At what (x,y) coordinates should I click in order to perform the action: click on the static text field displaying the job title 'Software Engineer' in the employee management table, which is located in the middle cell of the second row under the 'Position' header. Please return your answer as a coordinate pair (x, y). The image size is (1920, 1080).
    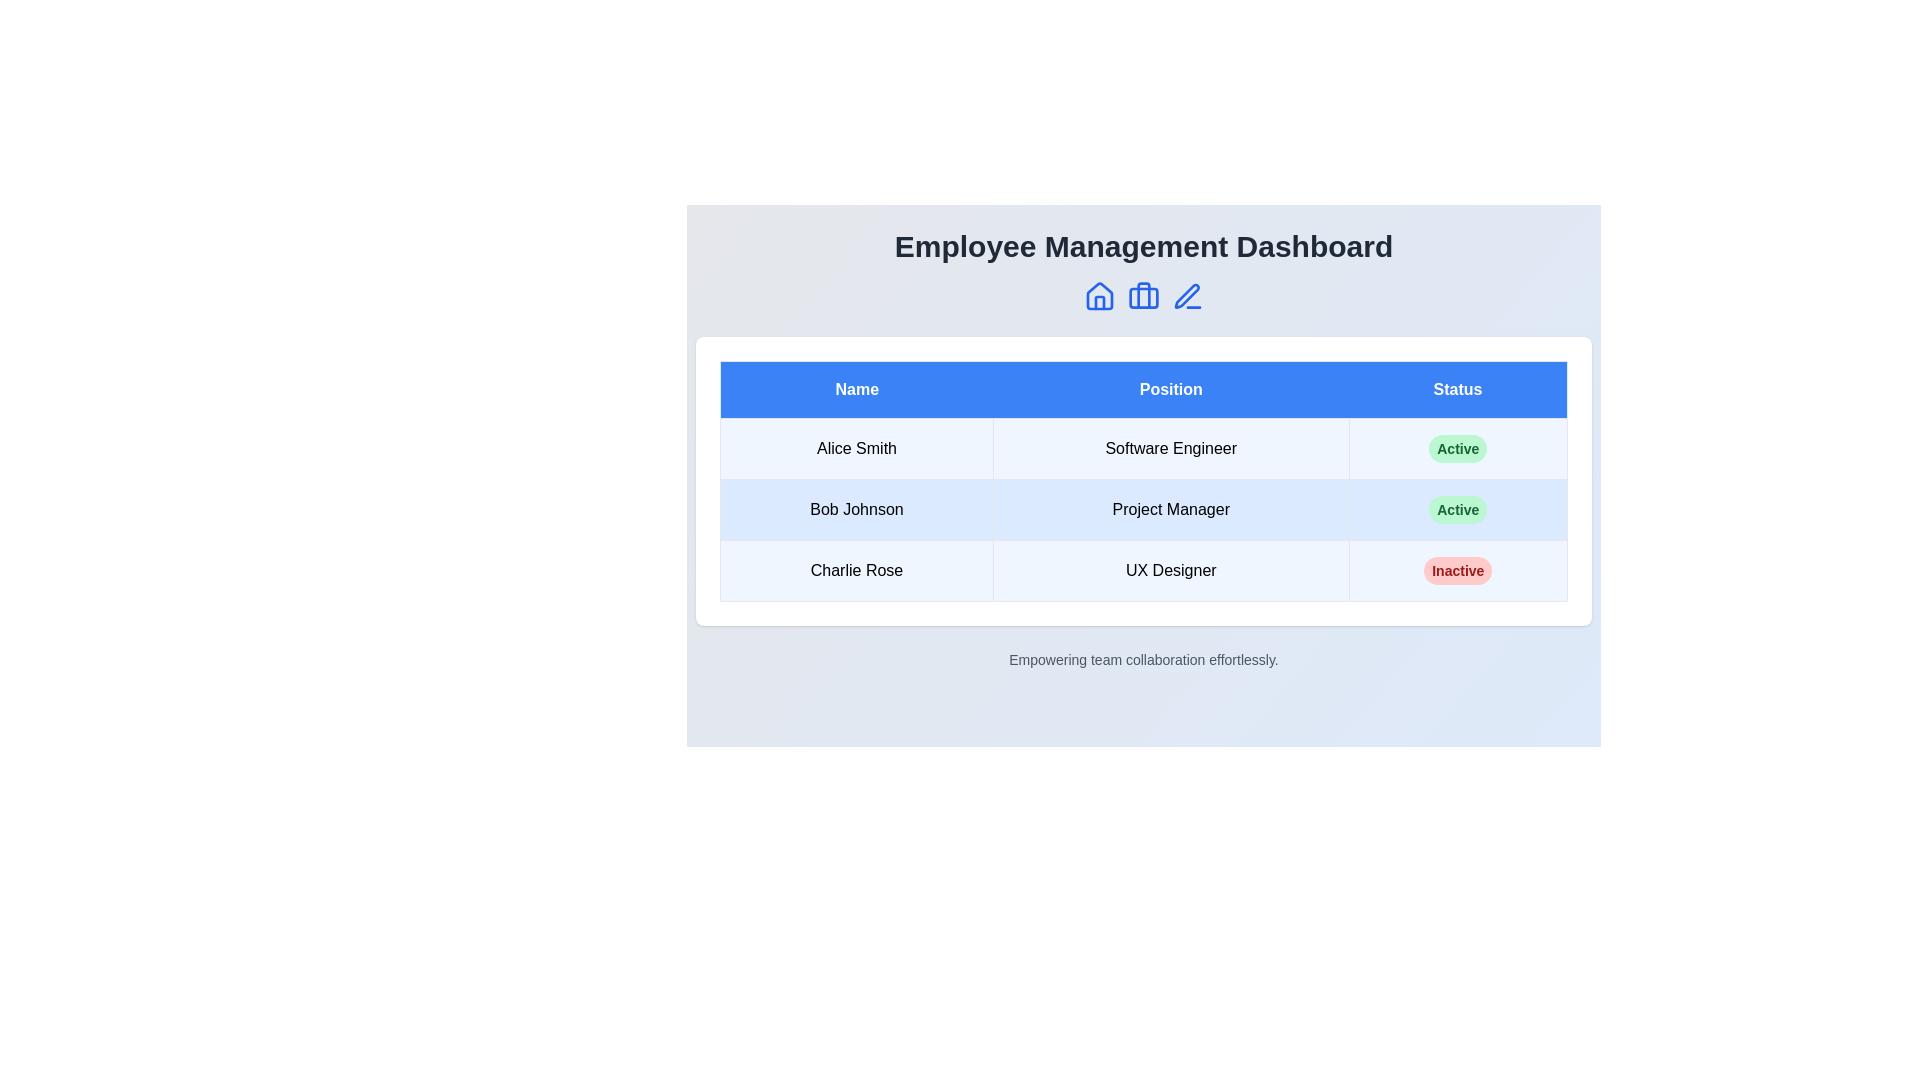
    Looking at the image, I should click on (1171, 447).